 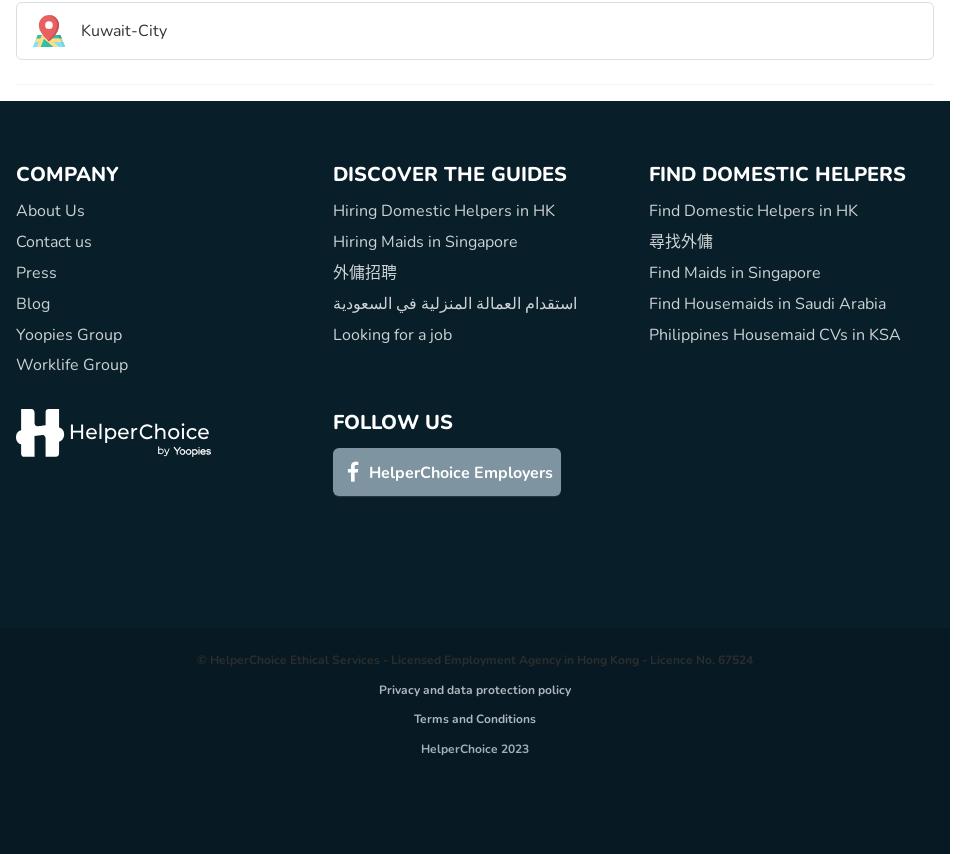 What do you see at coordinates (423, 242) in the screenshot?
I see `'Hiring Maids in Singapore'` at bounding box center [423, 242].